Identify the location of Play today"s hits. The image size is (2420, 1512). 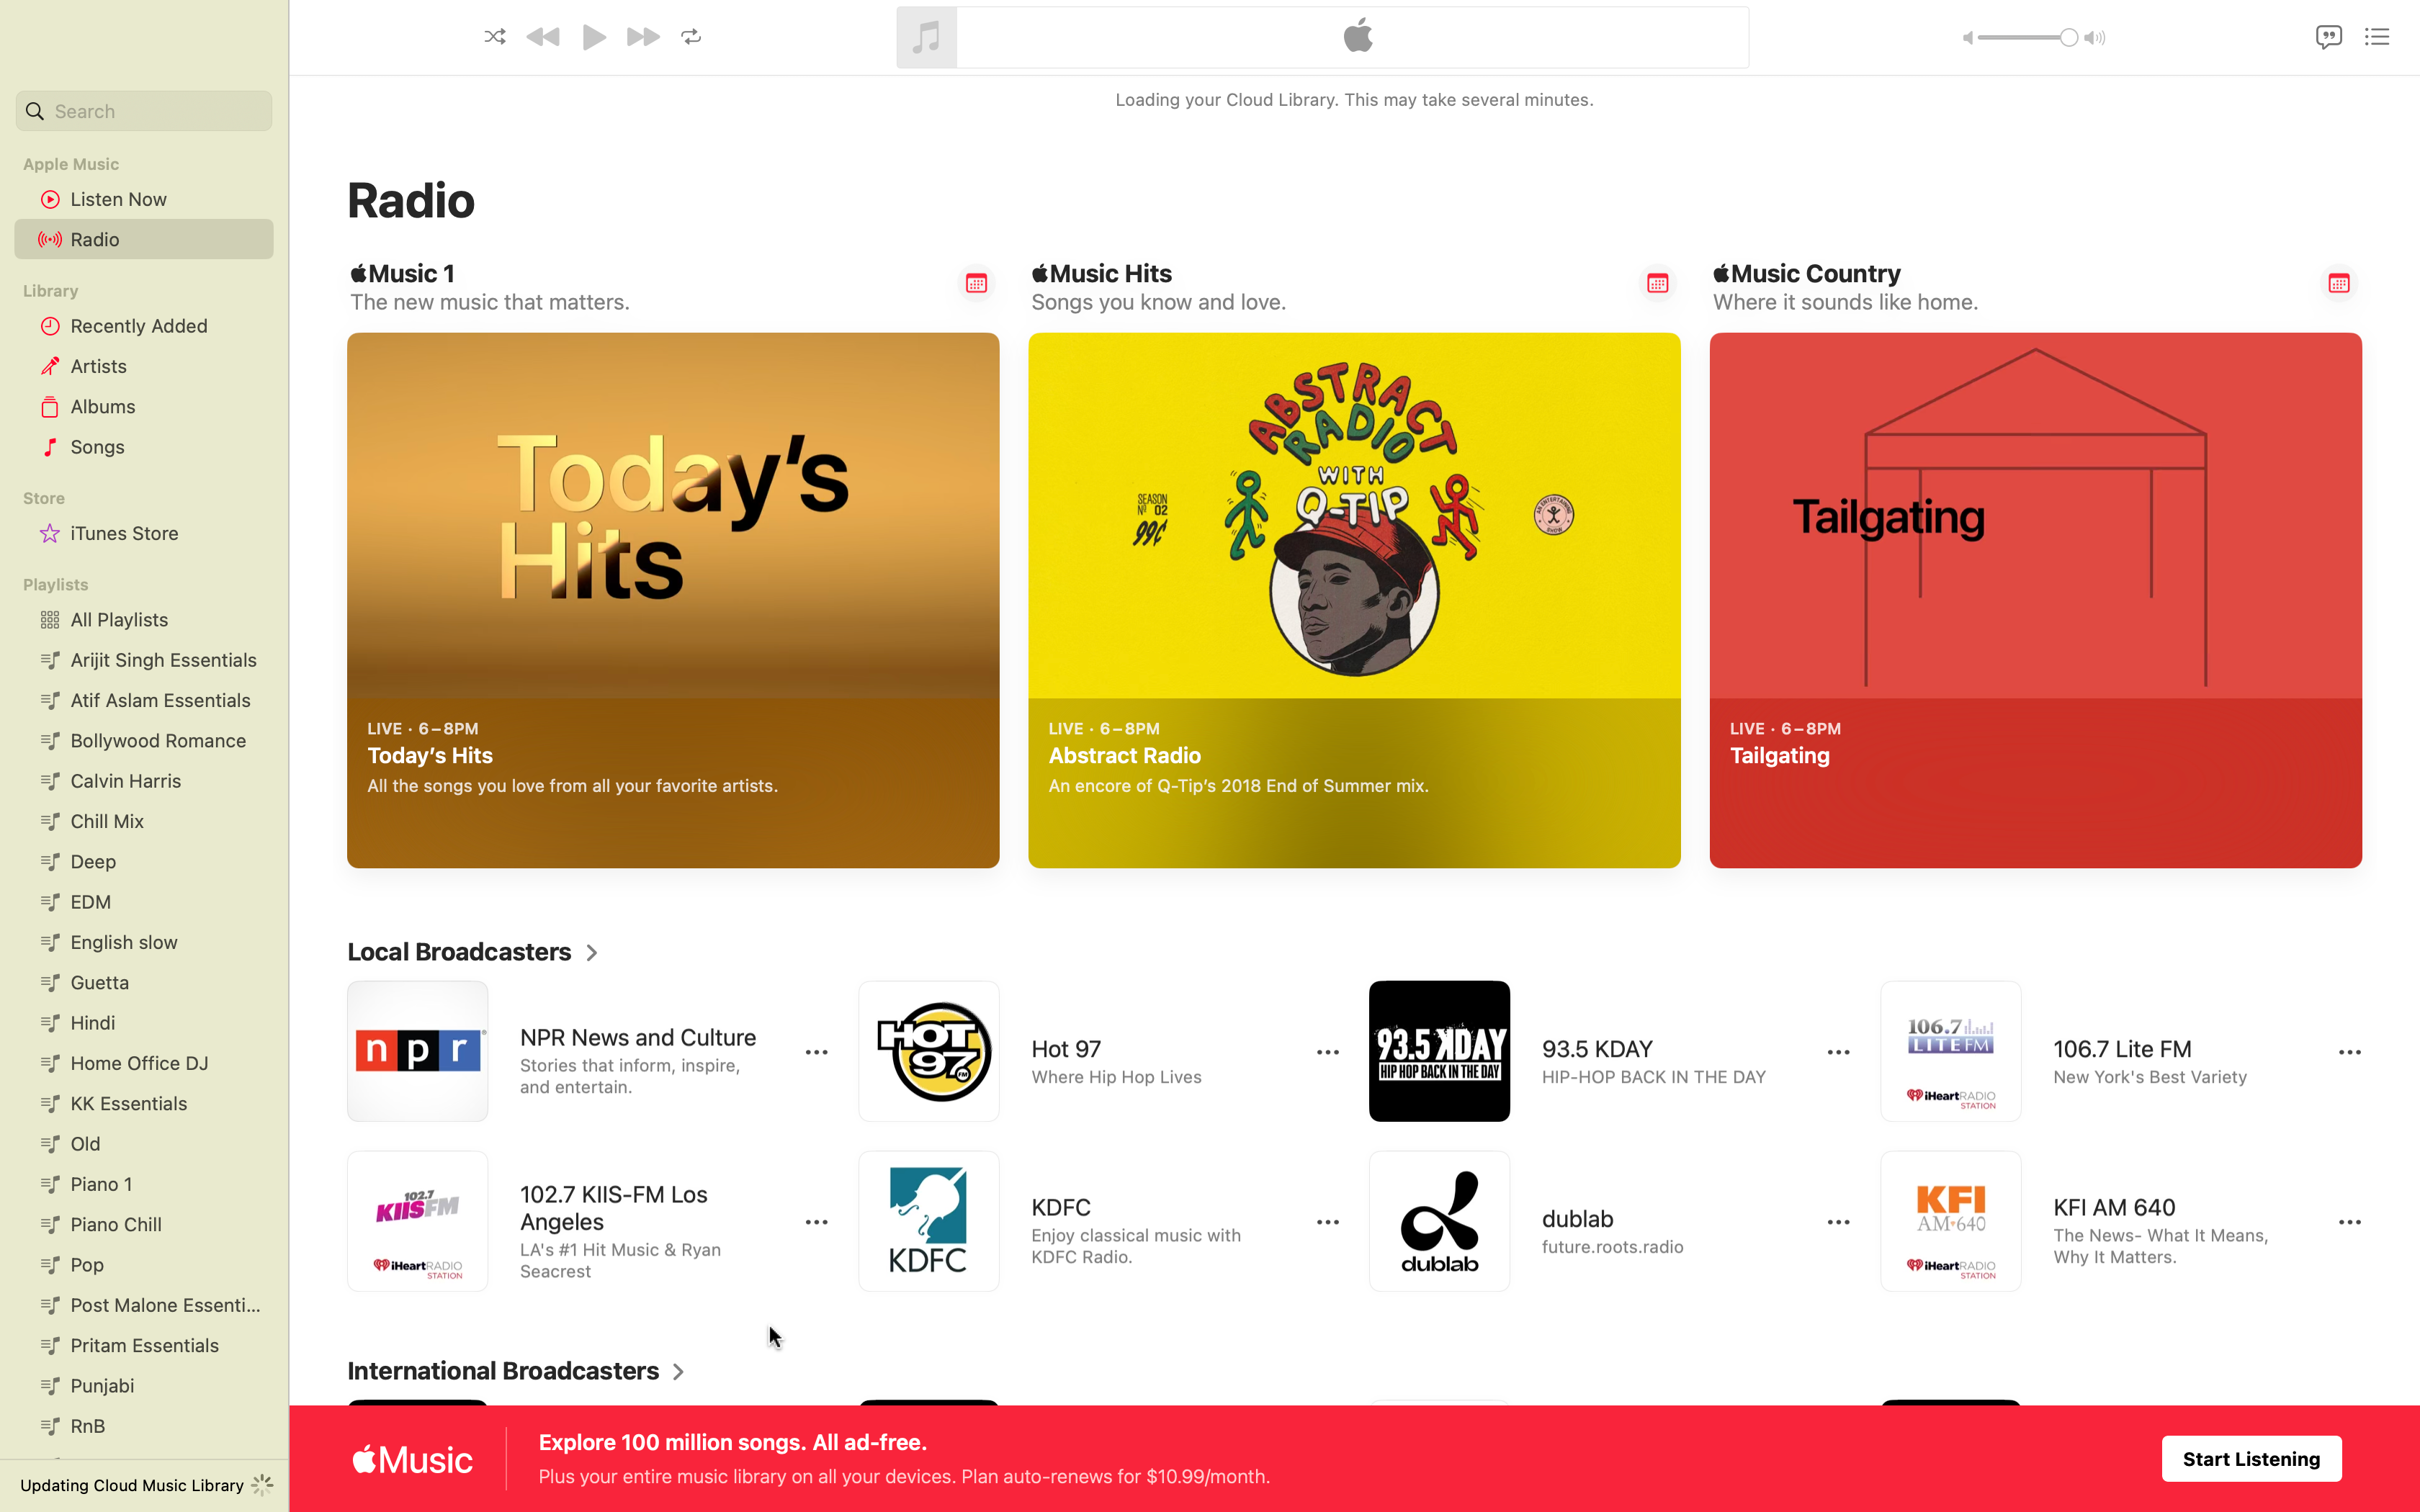
(2269960, 1260252).